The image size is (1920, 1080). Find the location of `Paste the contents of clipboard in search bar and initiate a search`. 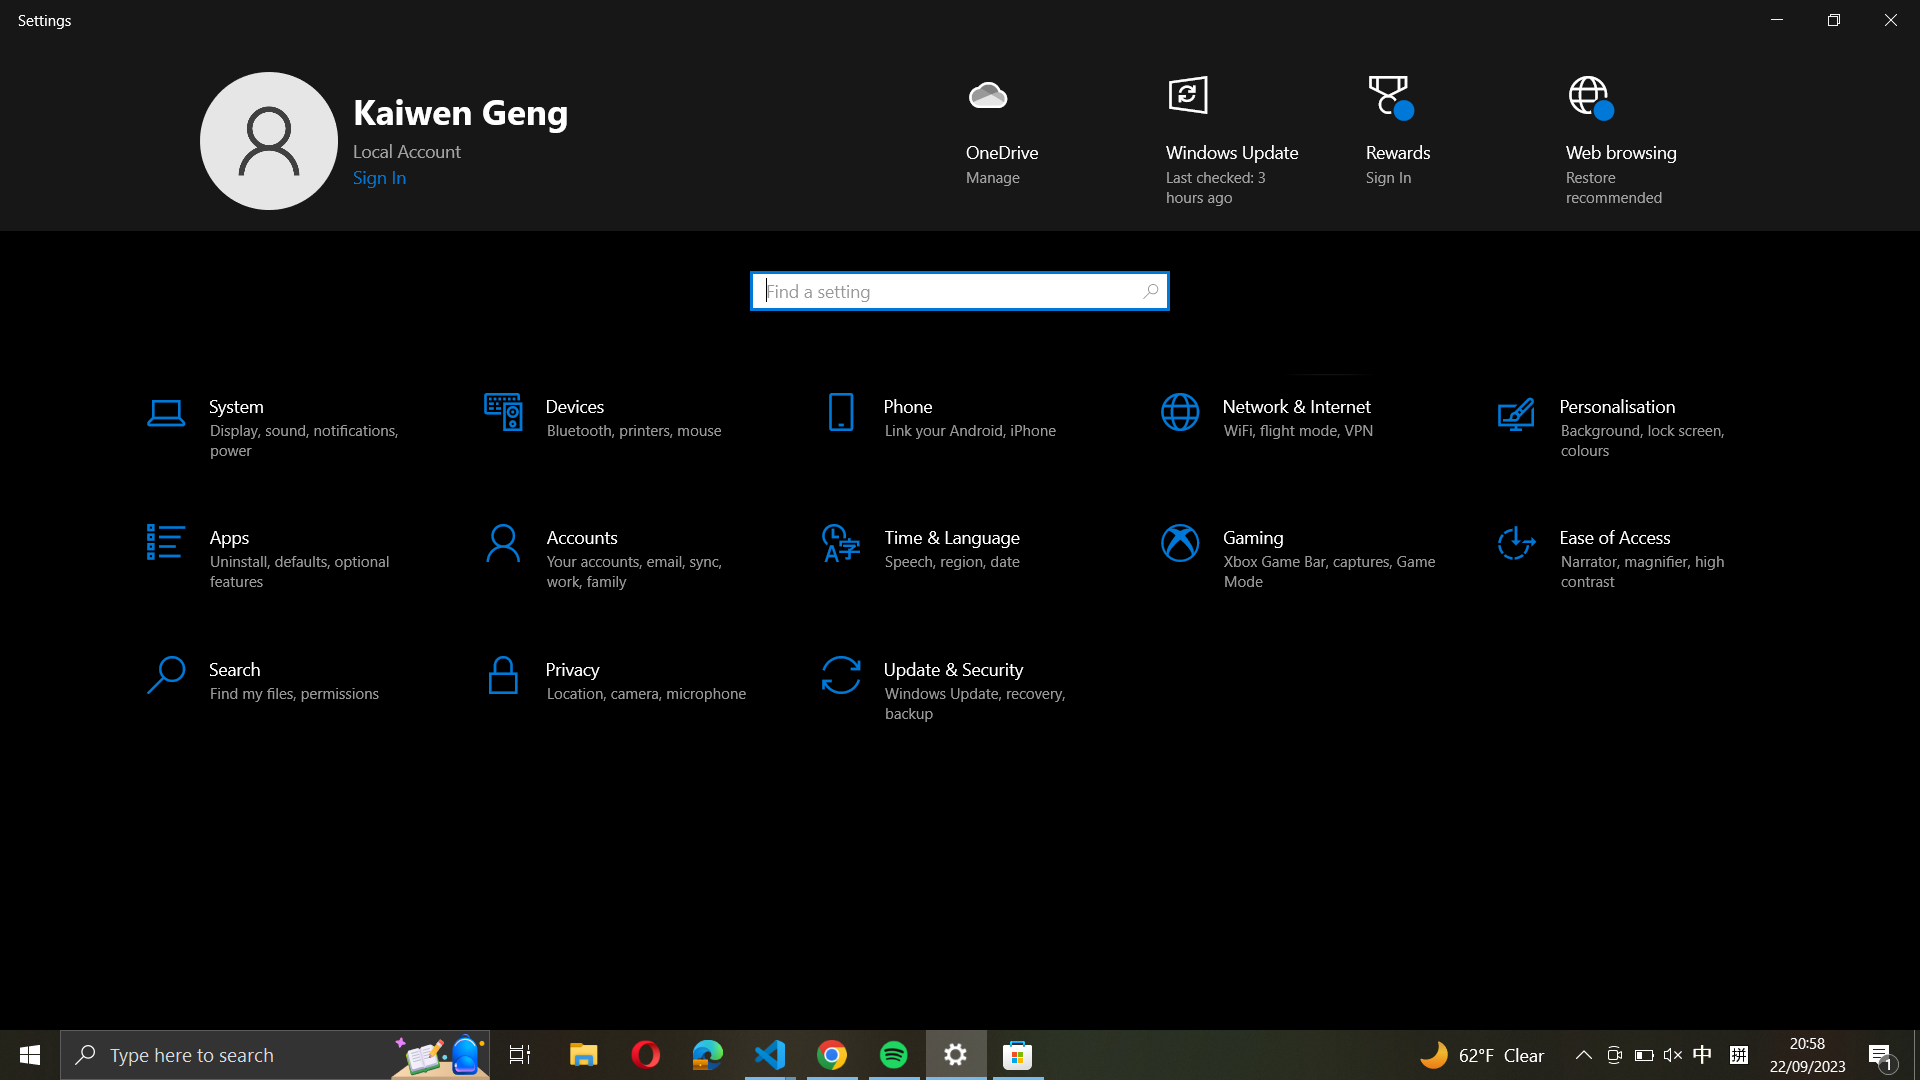

Paste the contents of clipboard in search bar and initiate a search is located at coordinates (958, 289).